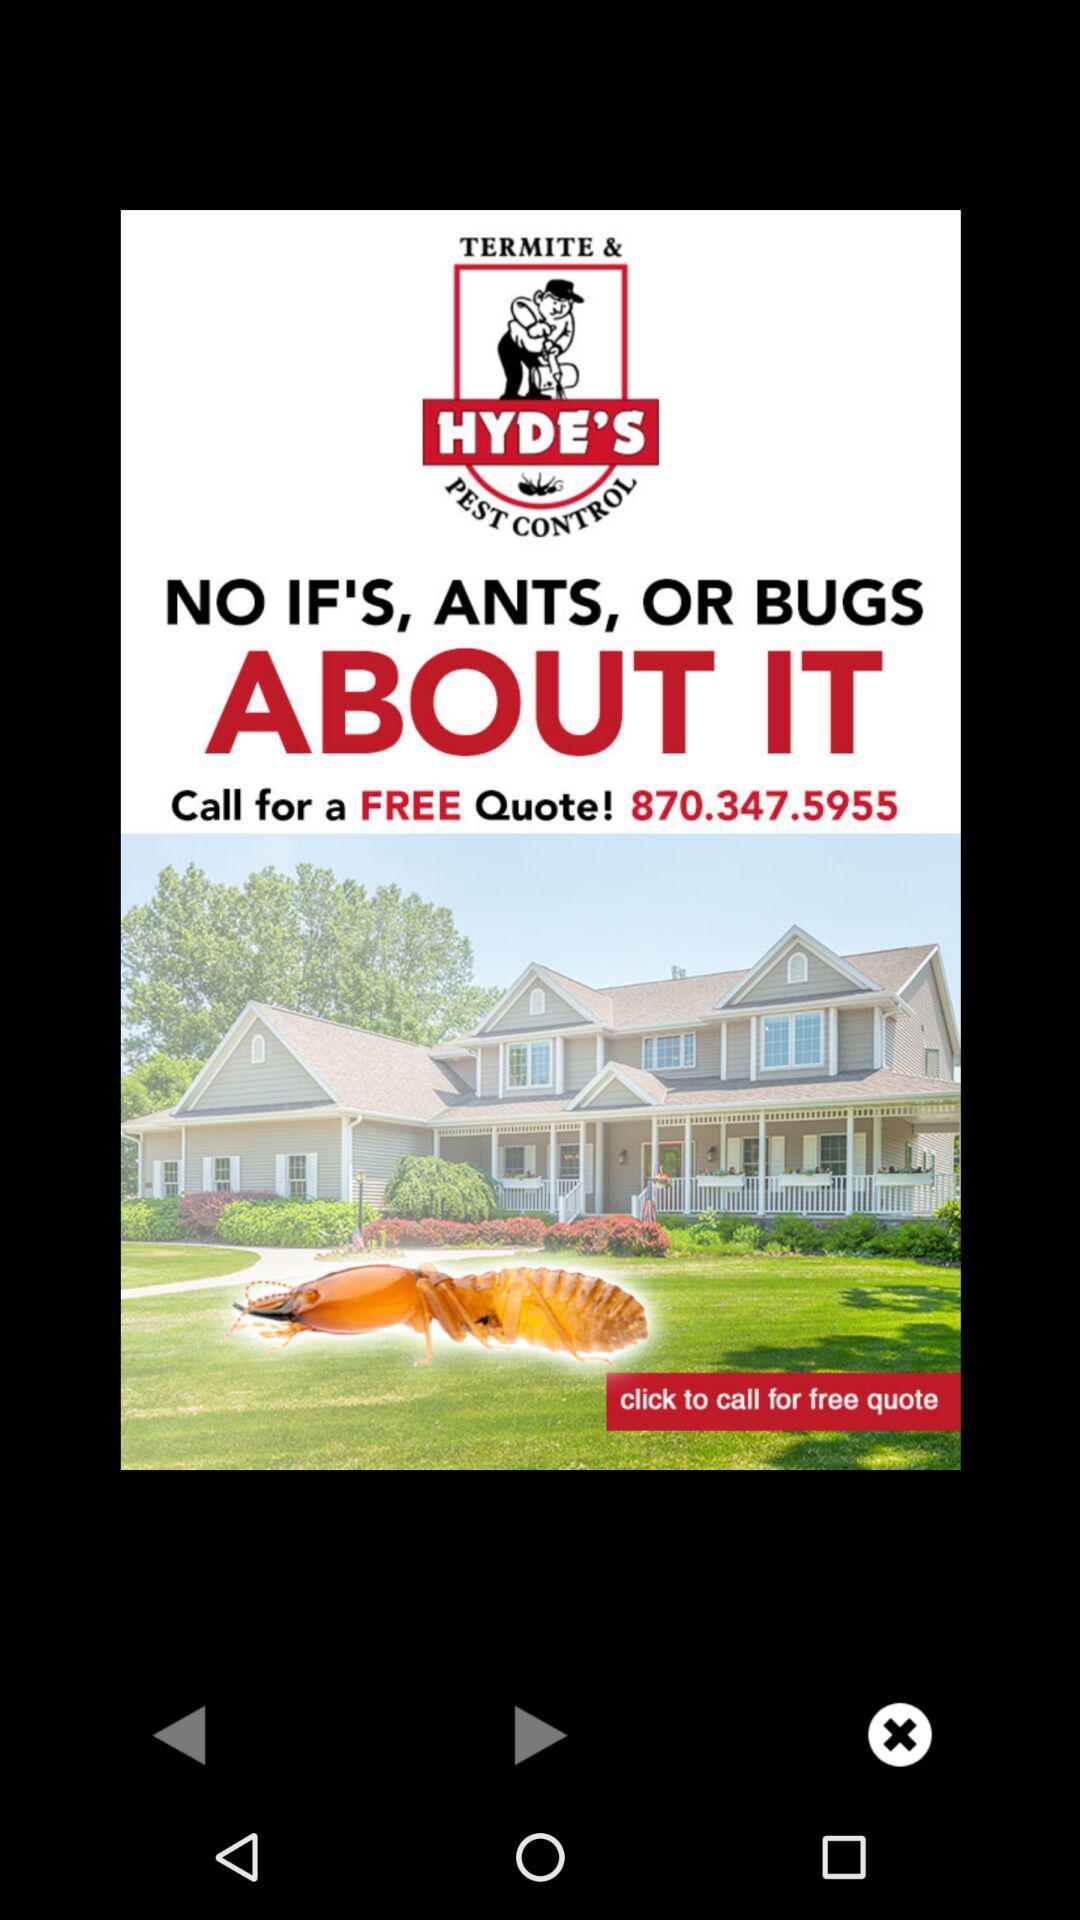 The image size is (1080, 1920). I want to click on the video, so click(540, 1733).